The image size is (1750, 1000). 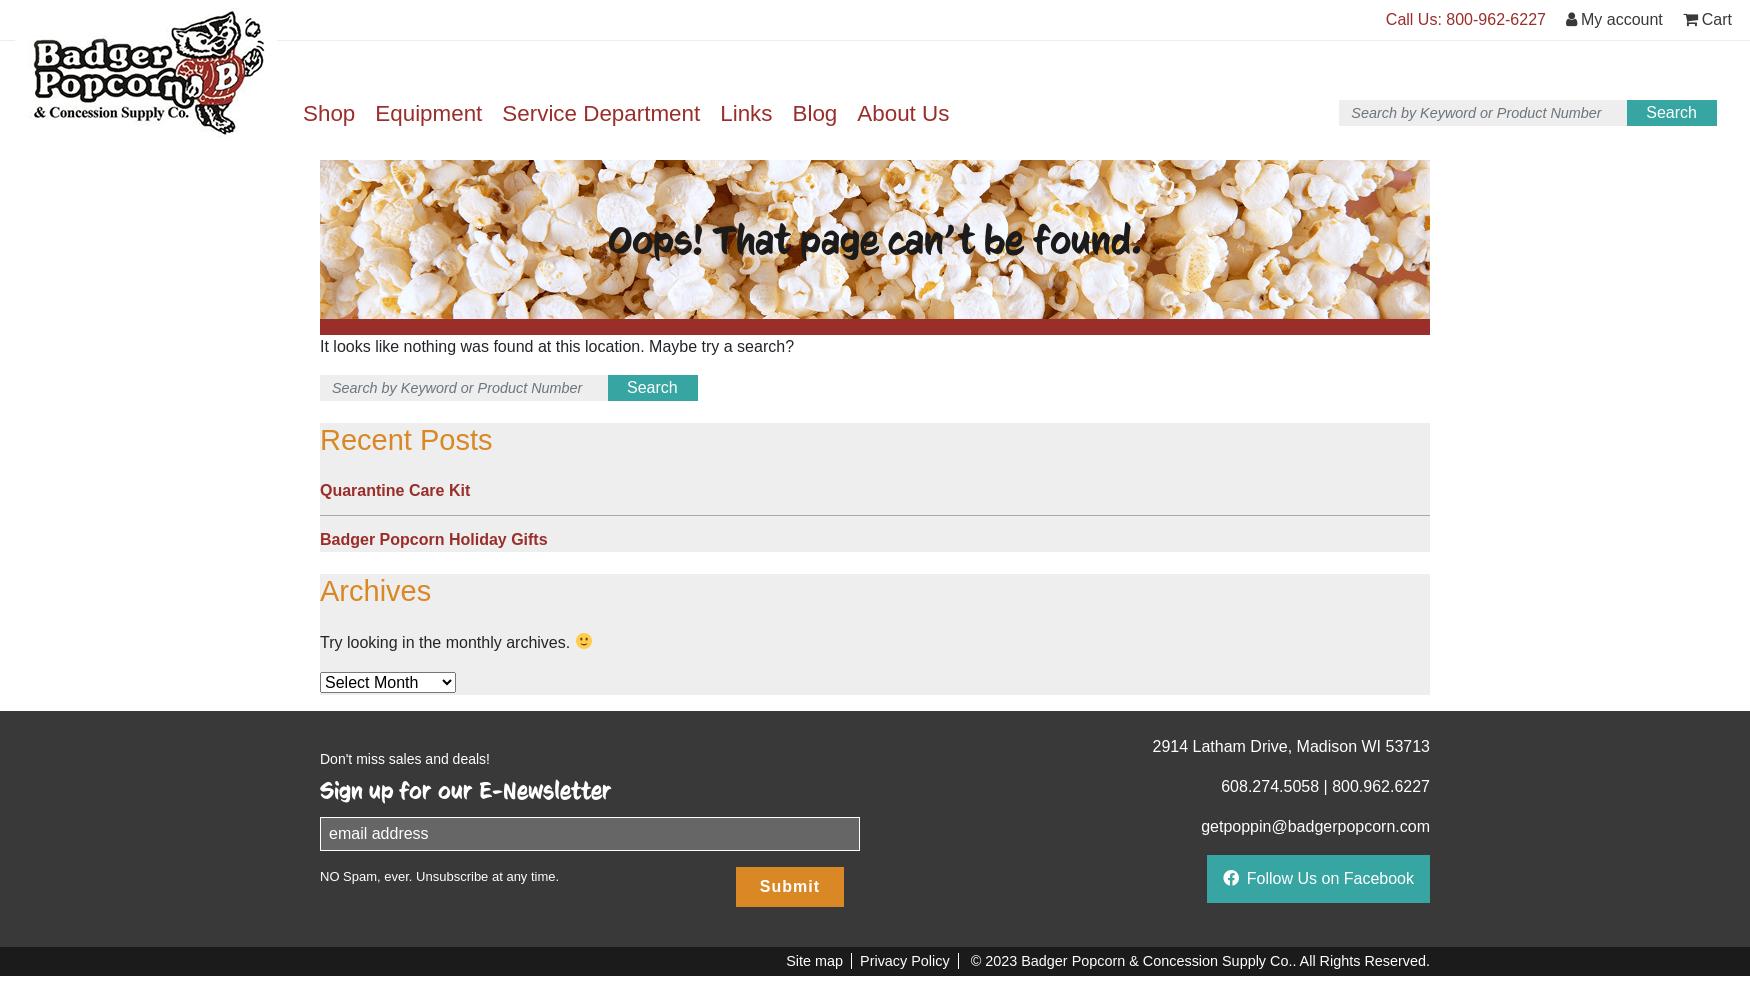 What do you see at coordinates (375, 589) in the screenshot?
I see `'Archives'` at bounding box center [375, 589].